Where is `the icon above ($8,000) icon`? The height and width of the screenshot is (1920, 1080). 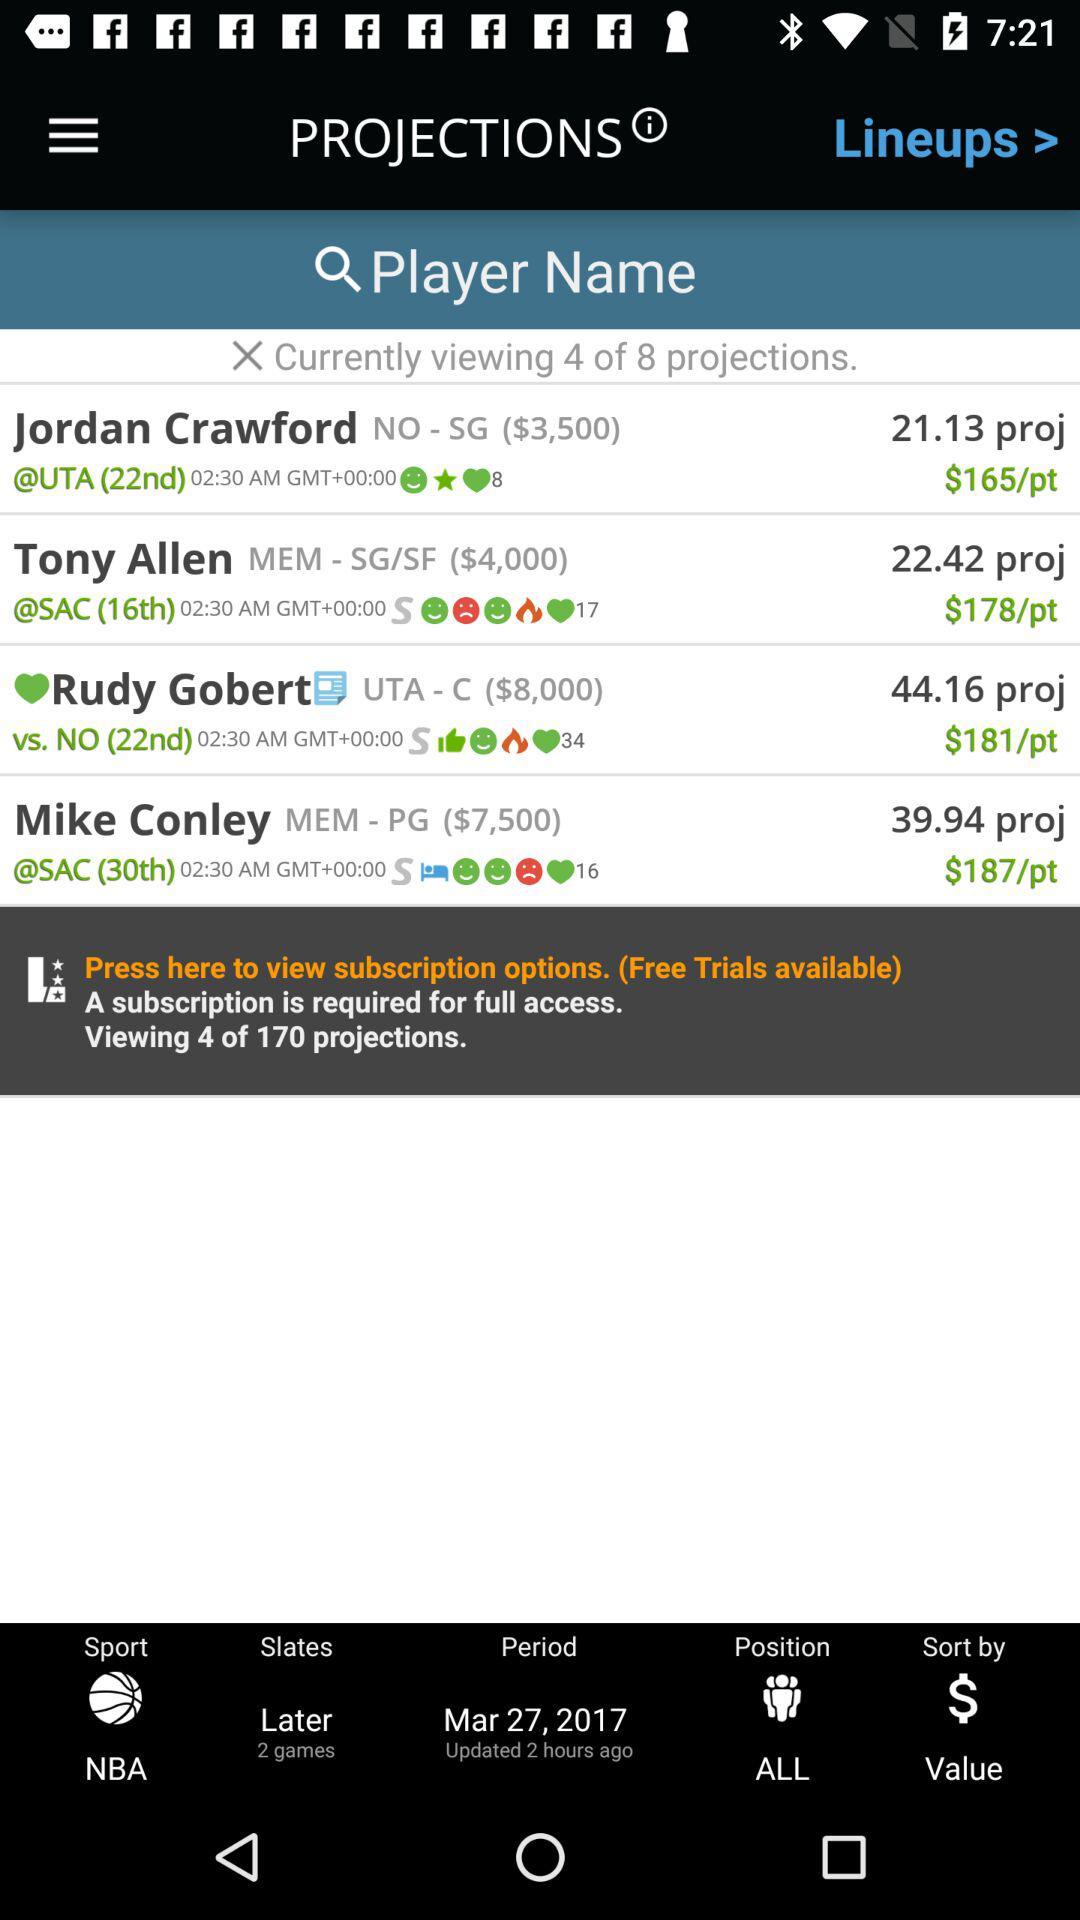
the icon above ($8,000) icon is located at coordinates (559, 609).